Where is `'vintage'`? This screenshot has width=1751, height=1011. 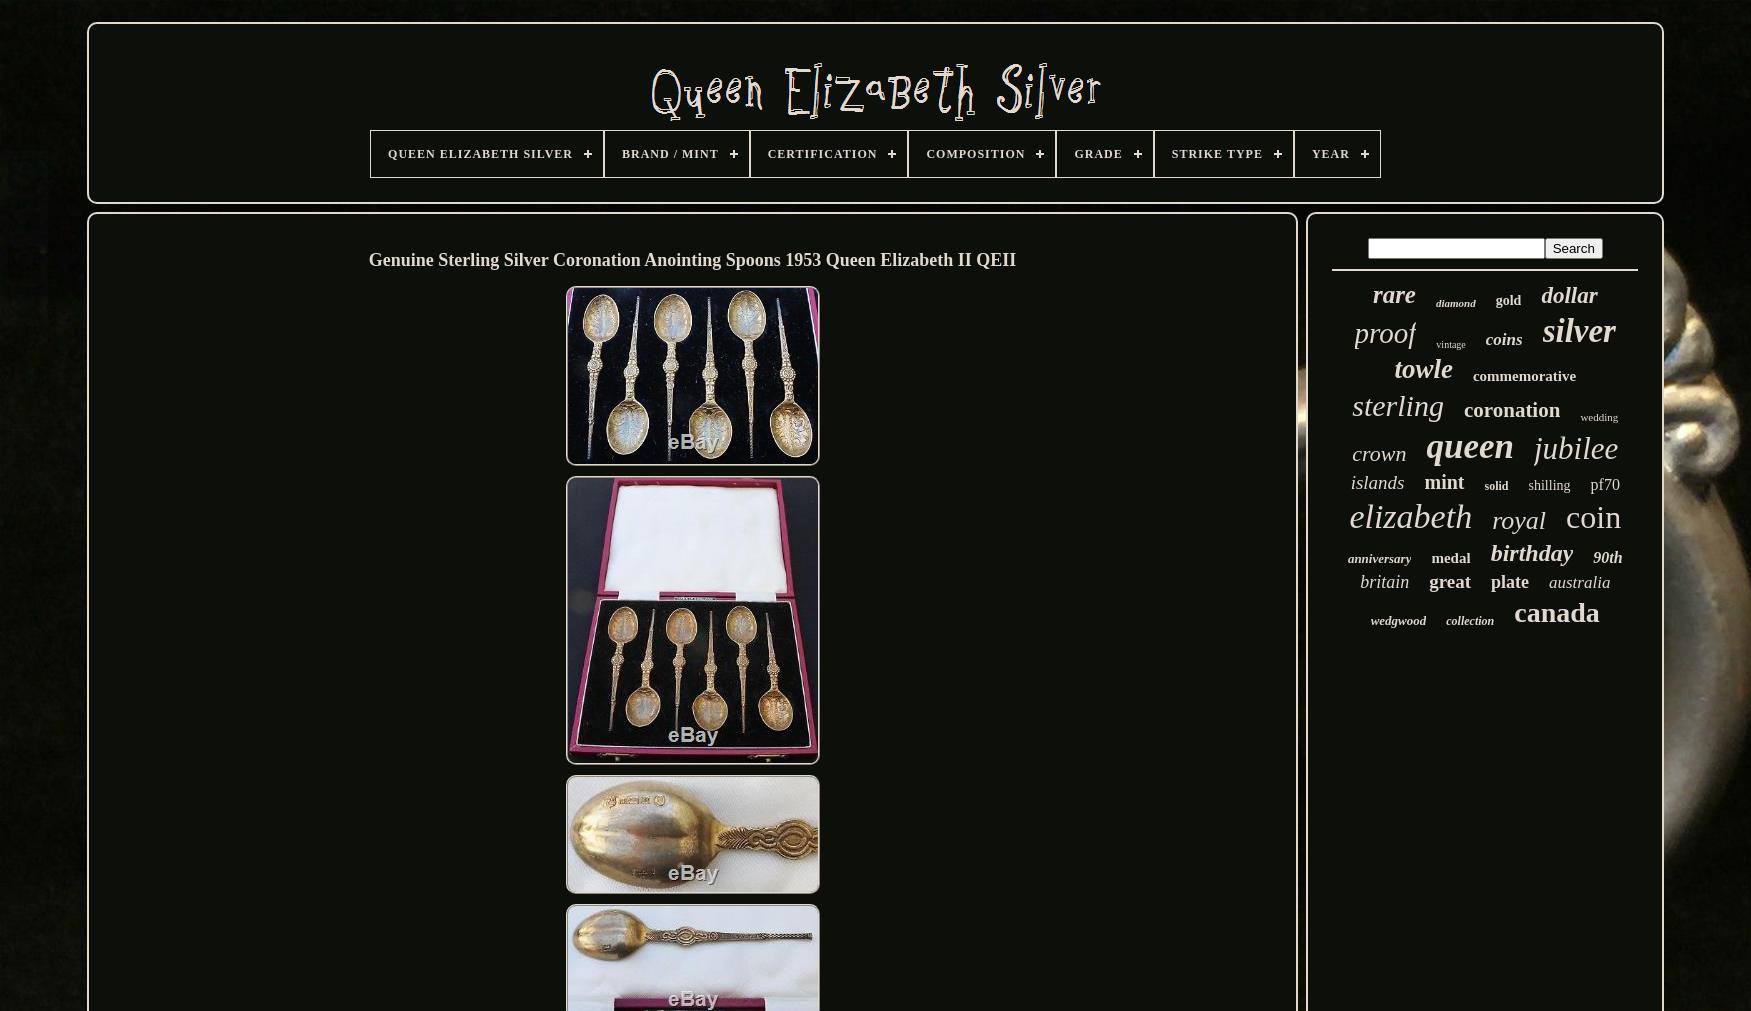 'vintage' is located at coordinates (1449, 343).